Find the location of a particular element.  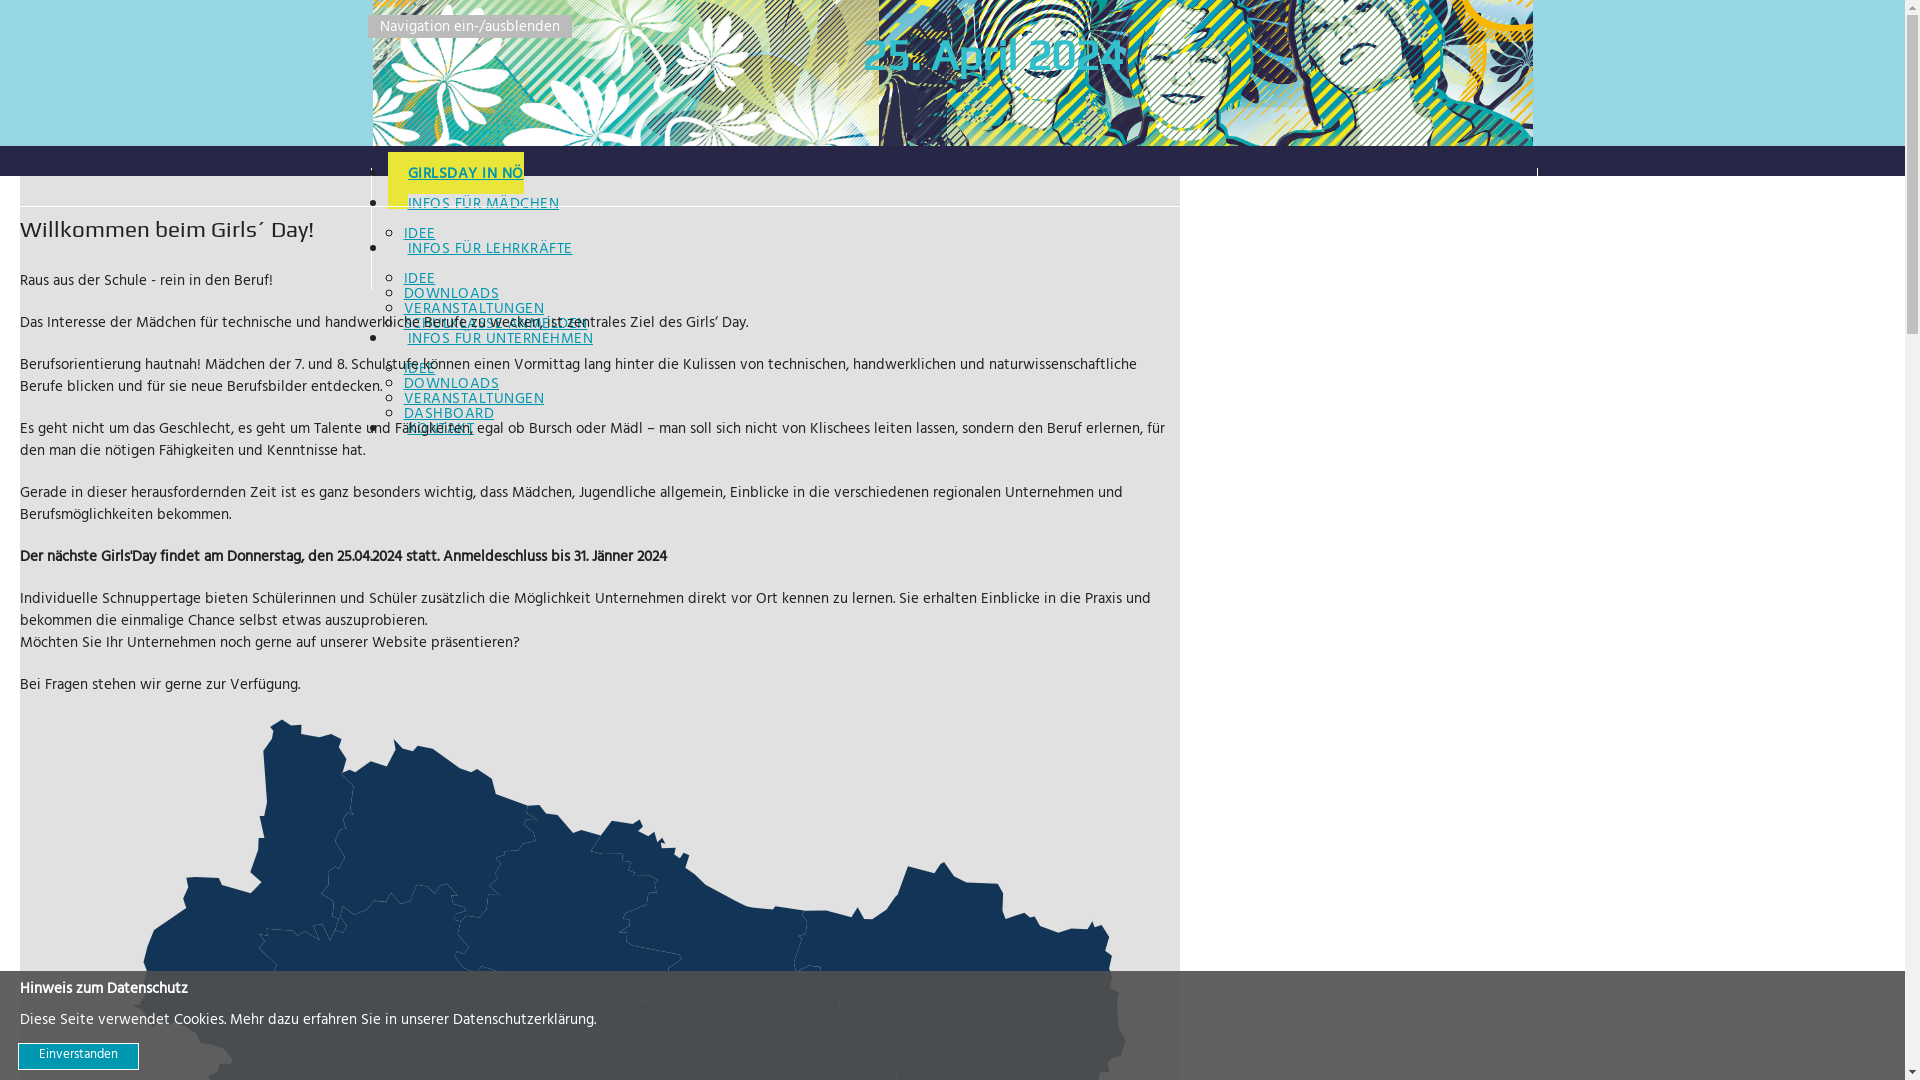

'DOWNLOADS' is located at coordinates (450, 295).